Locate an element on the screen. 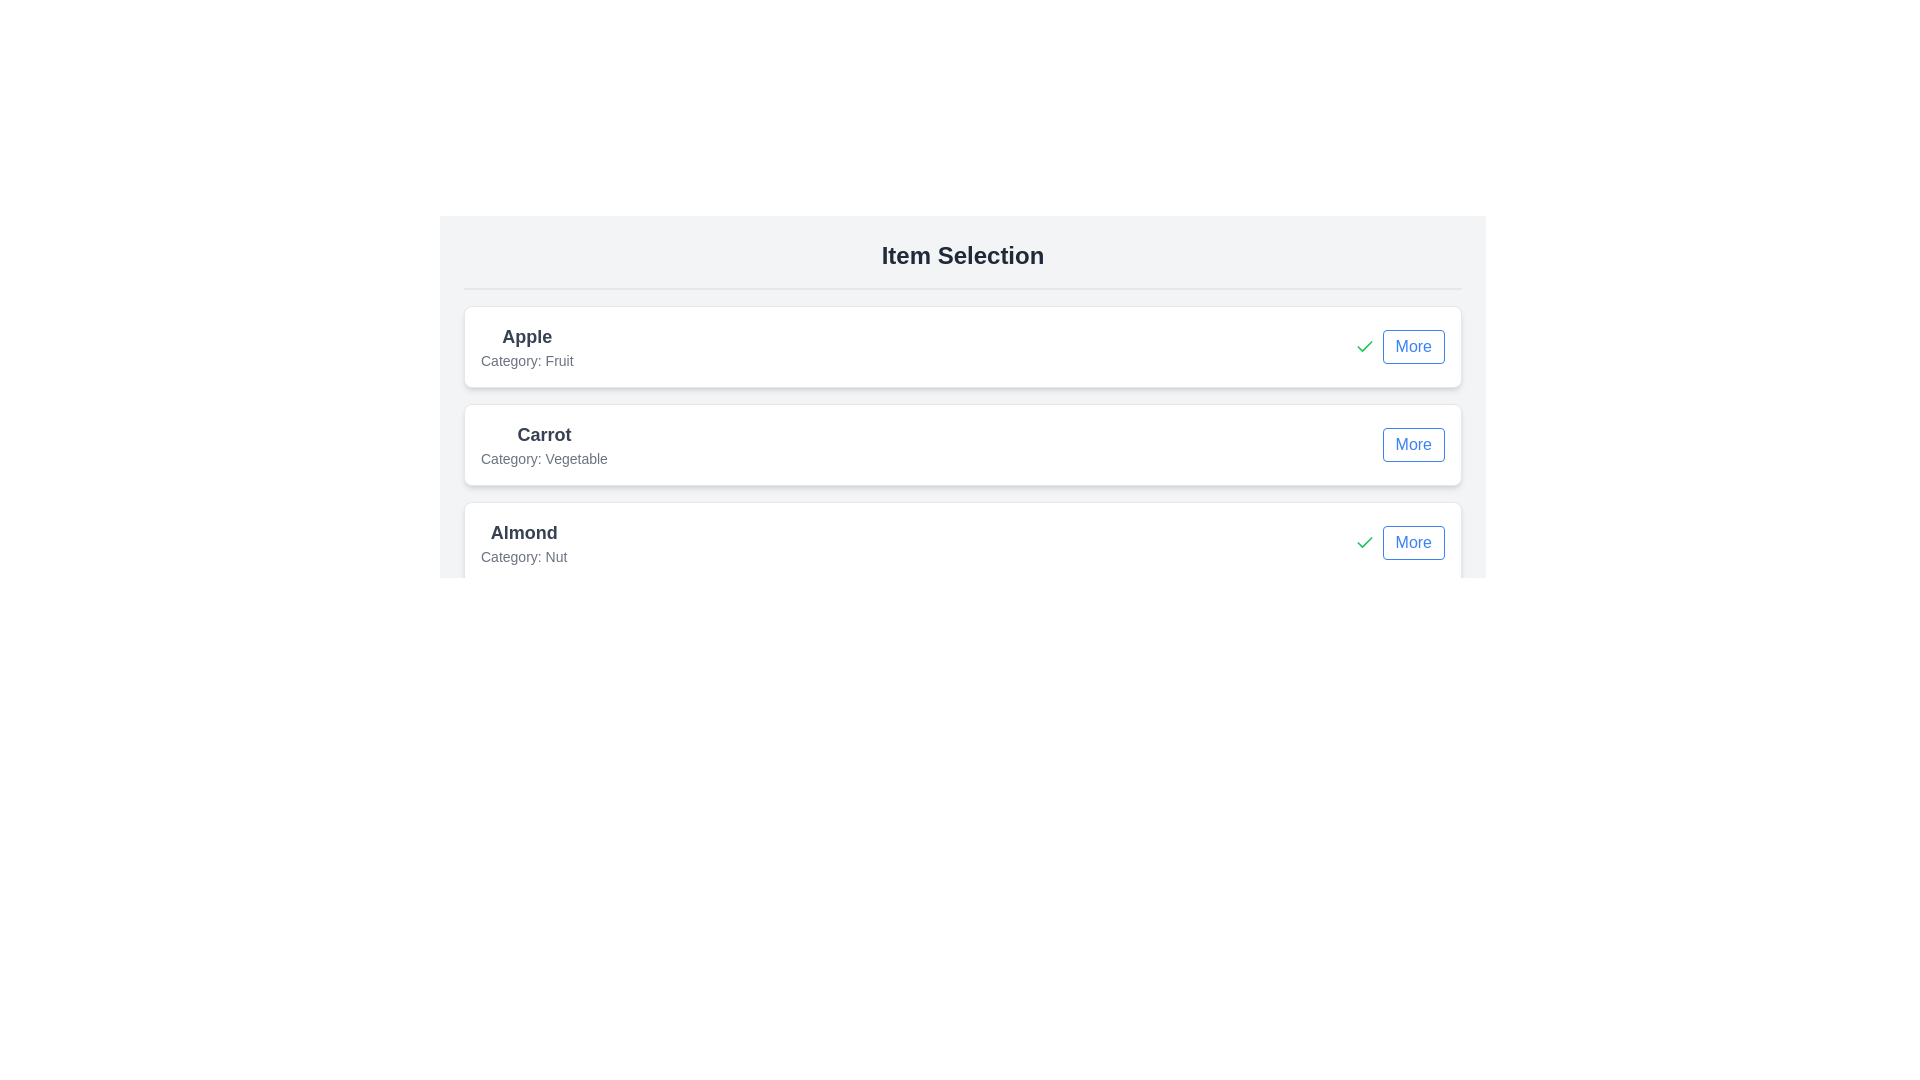  the 'More' button, which is styled with a blue border and text, located to the right of a green checkmark icon and aligned to the right of the label 'Category: Fruit' is located at coordinates (1398, 346).